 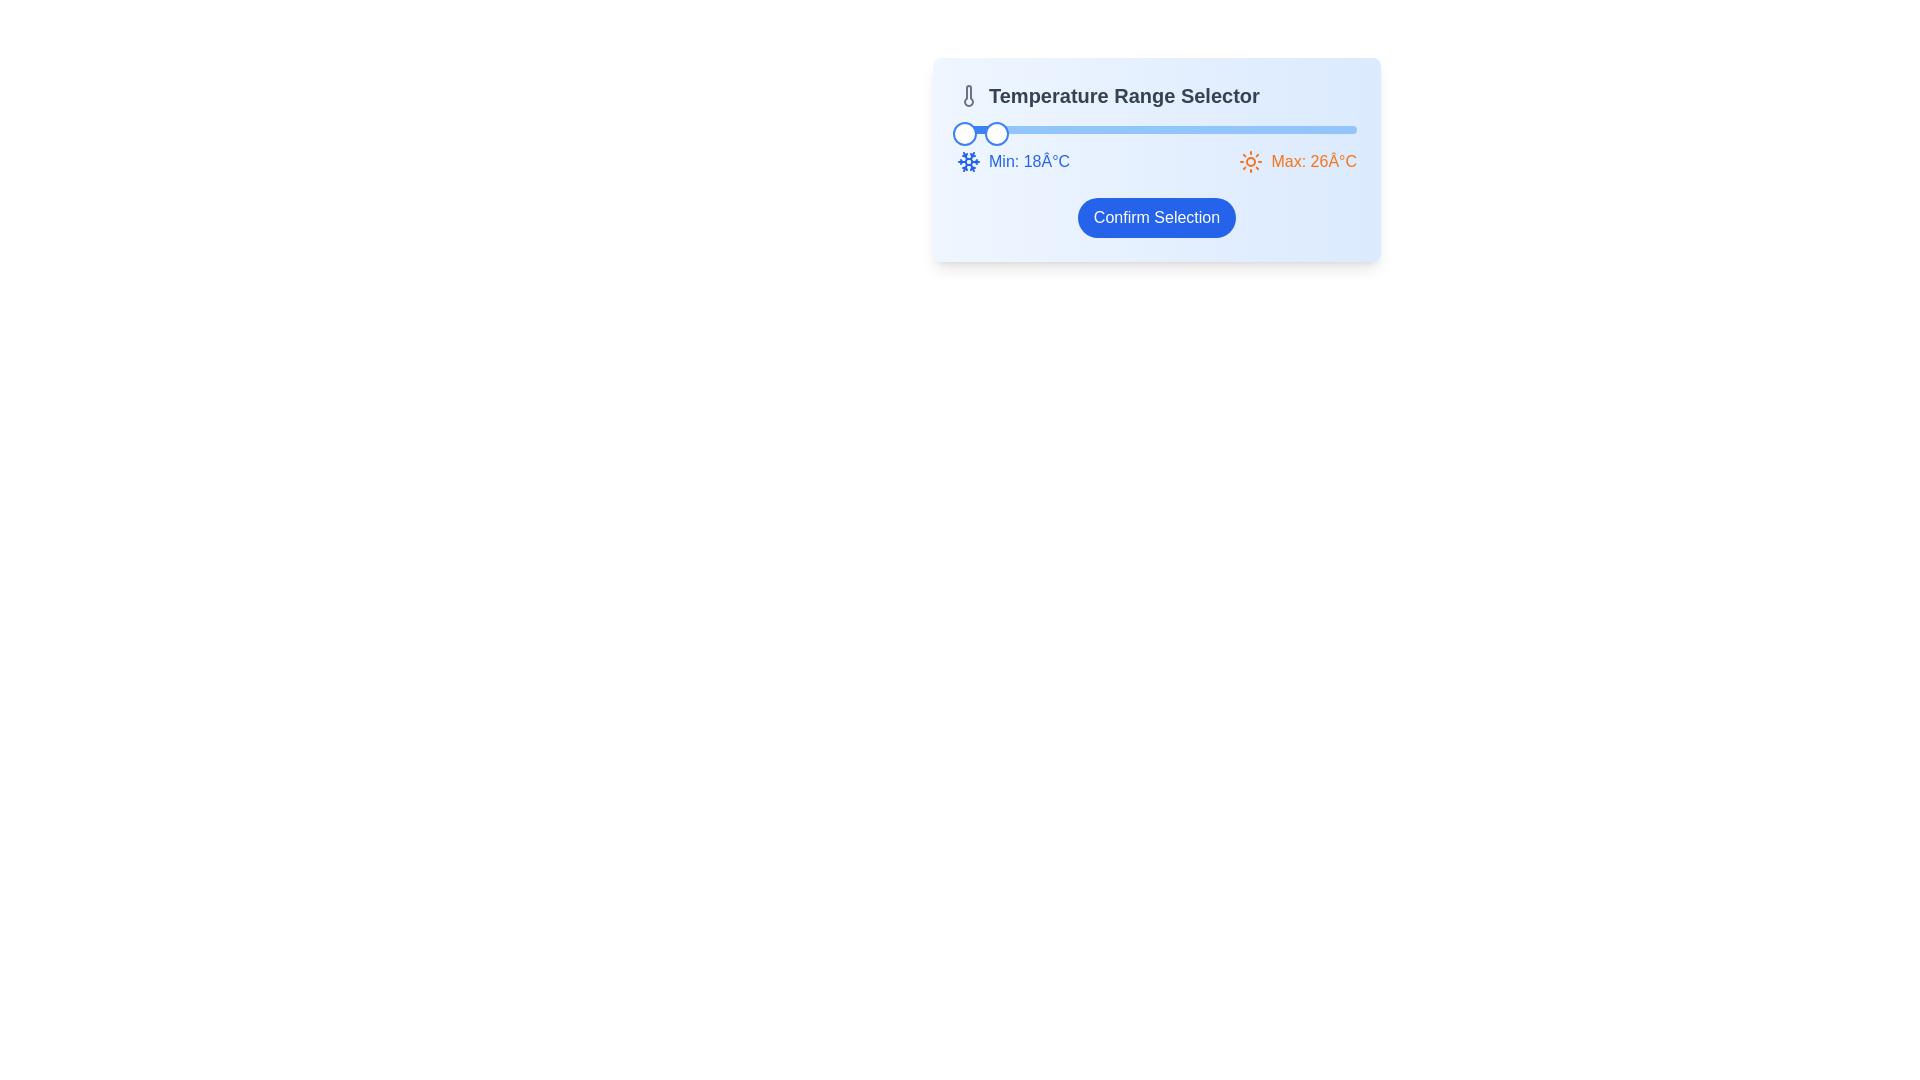 What do you see at coordinates (855, 134) in the screenshot?
I see `the left slider knob` at bounding box center [855, 134].